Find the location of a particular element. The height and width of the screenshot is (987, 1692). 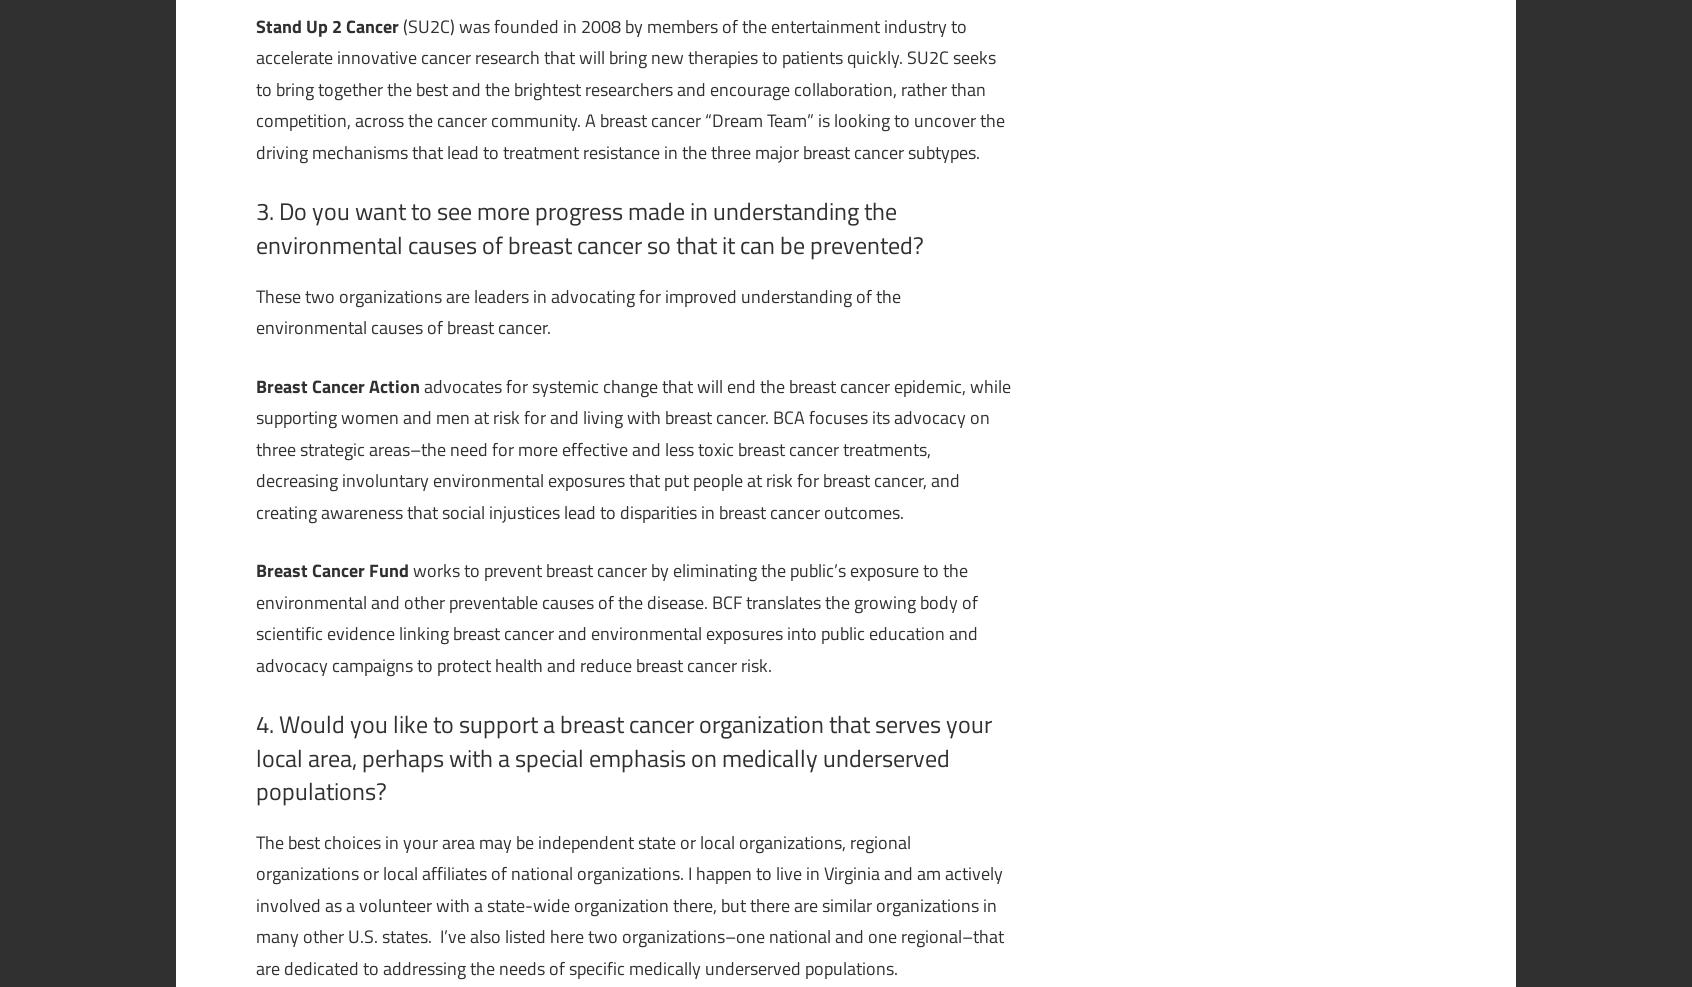

'The best choices in your area may be independent state or local organizations, regional organizations or local affiliates of national organizations. I happen to live in Virginia and am actively involved as a volunteer with a state-wide organization there, but there are similar organizations in many other U.S. states.  I’ve also listed here two organizations–one national and one regional–that are dedicated to addressing the needs of specific medically underserved populations.' is located at coordinates (628, 903).